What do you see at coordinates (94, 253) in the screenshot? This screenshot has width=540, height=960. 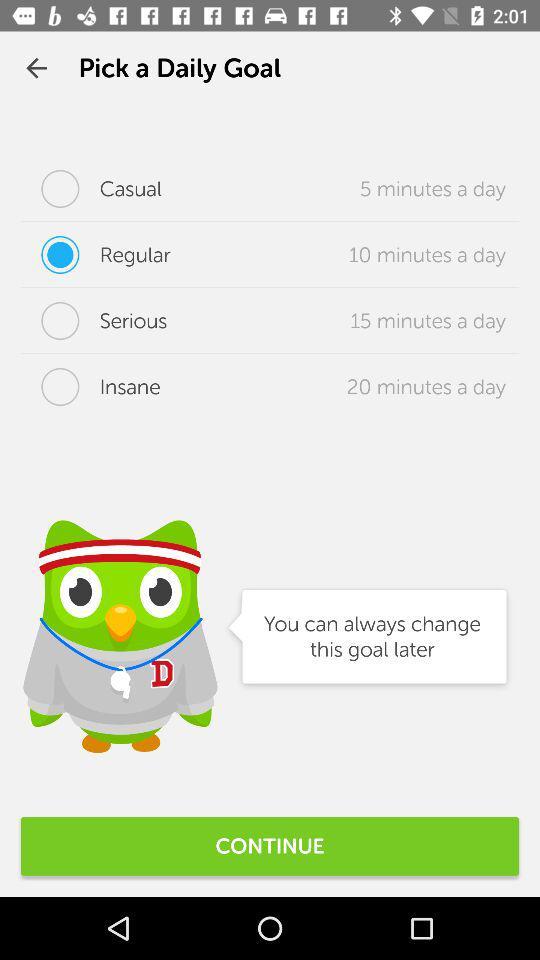 I see `icon next to 10 minutes a` at bounding box center [94, 253].